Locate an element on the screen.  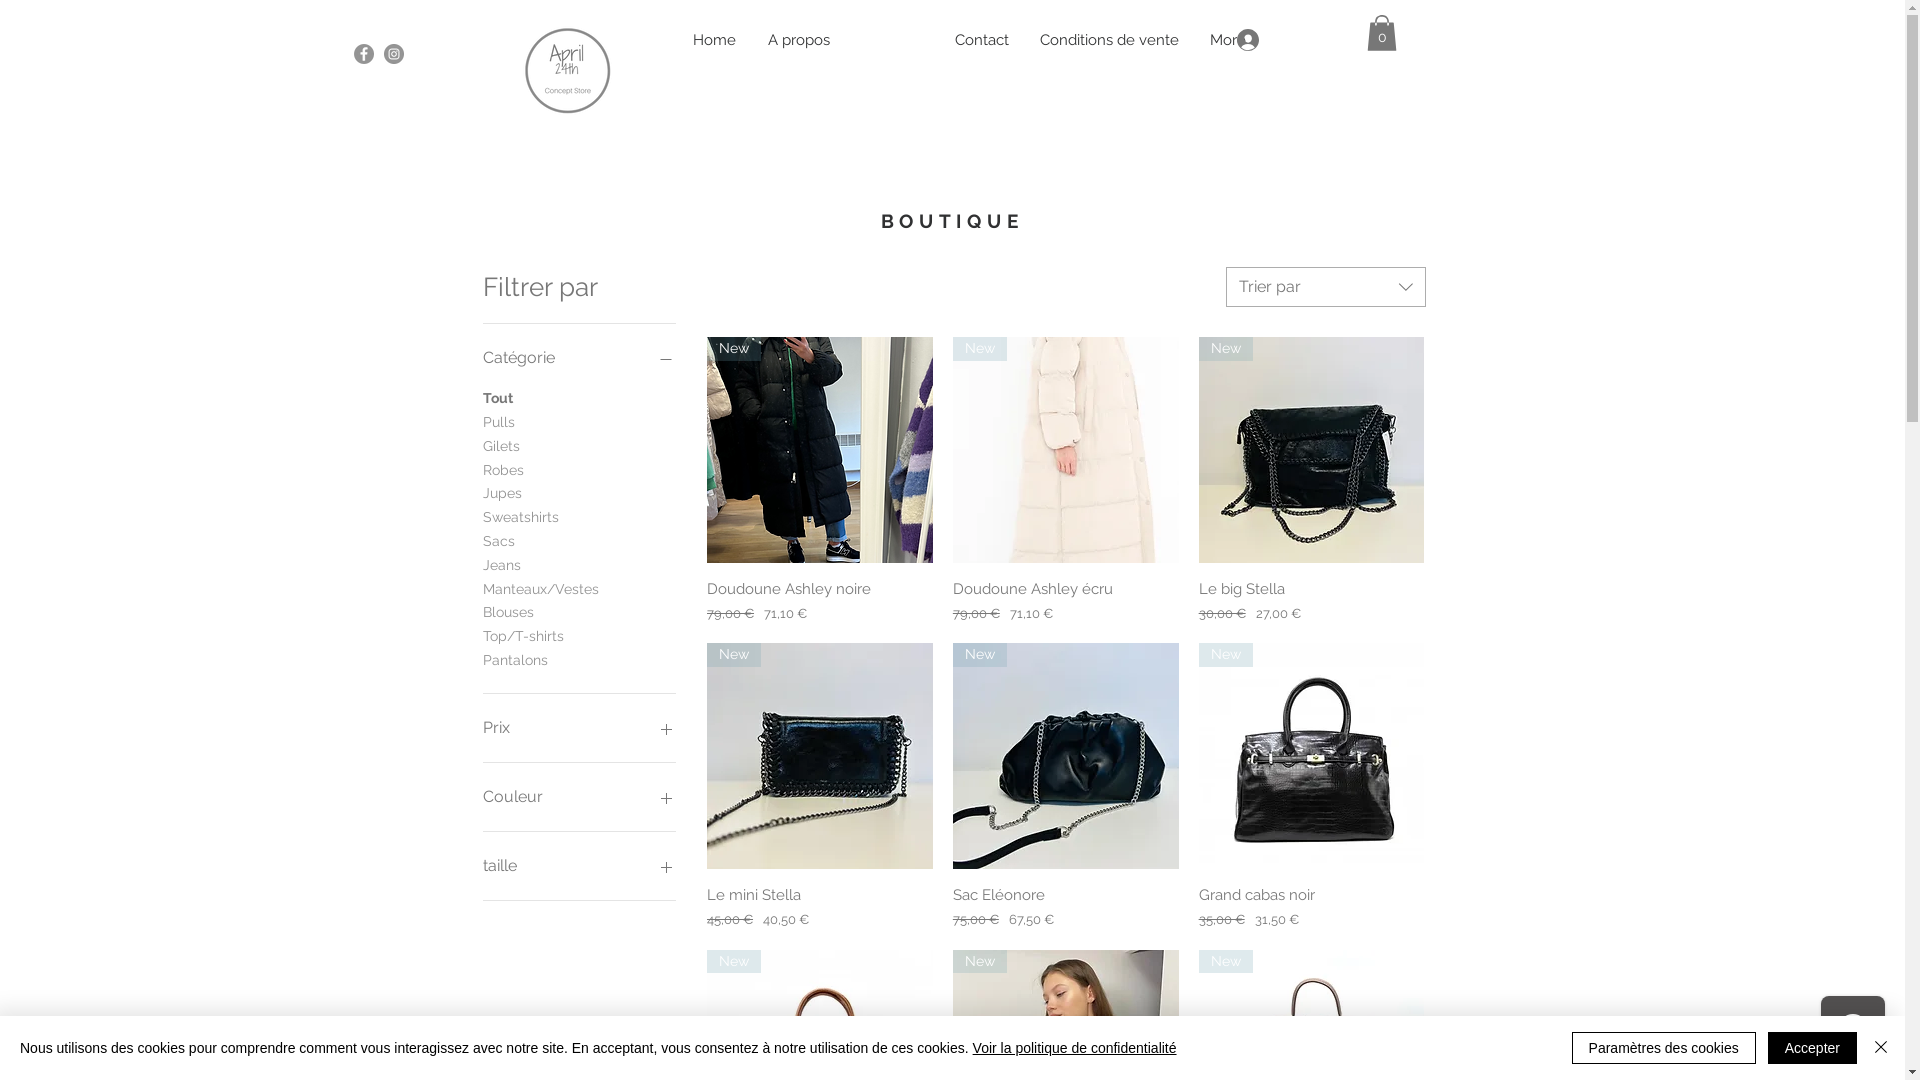
'Trier par' is located at coordinates (1325, 286).